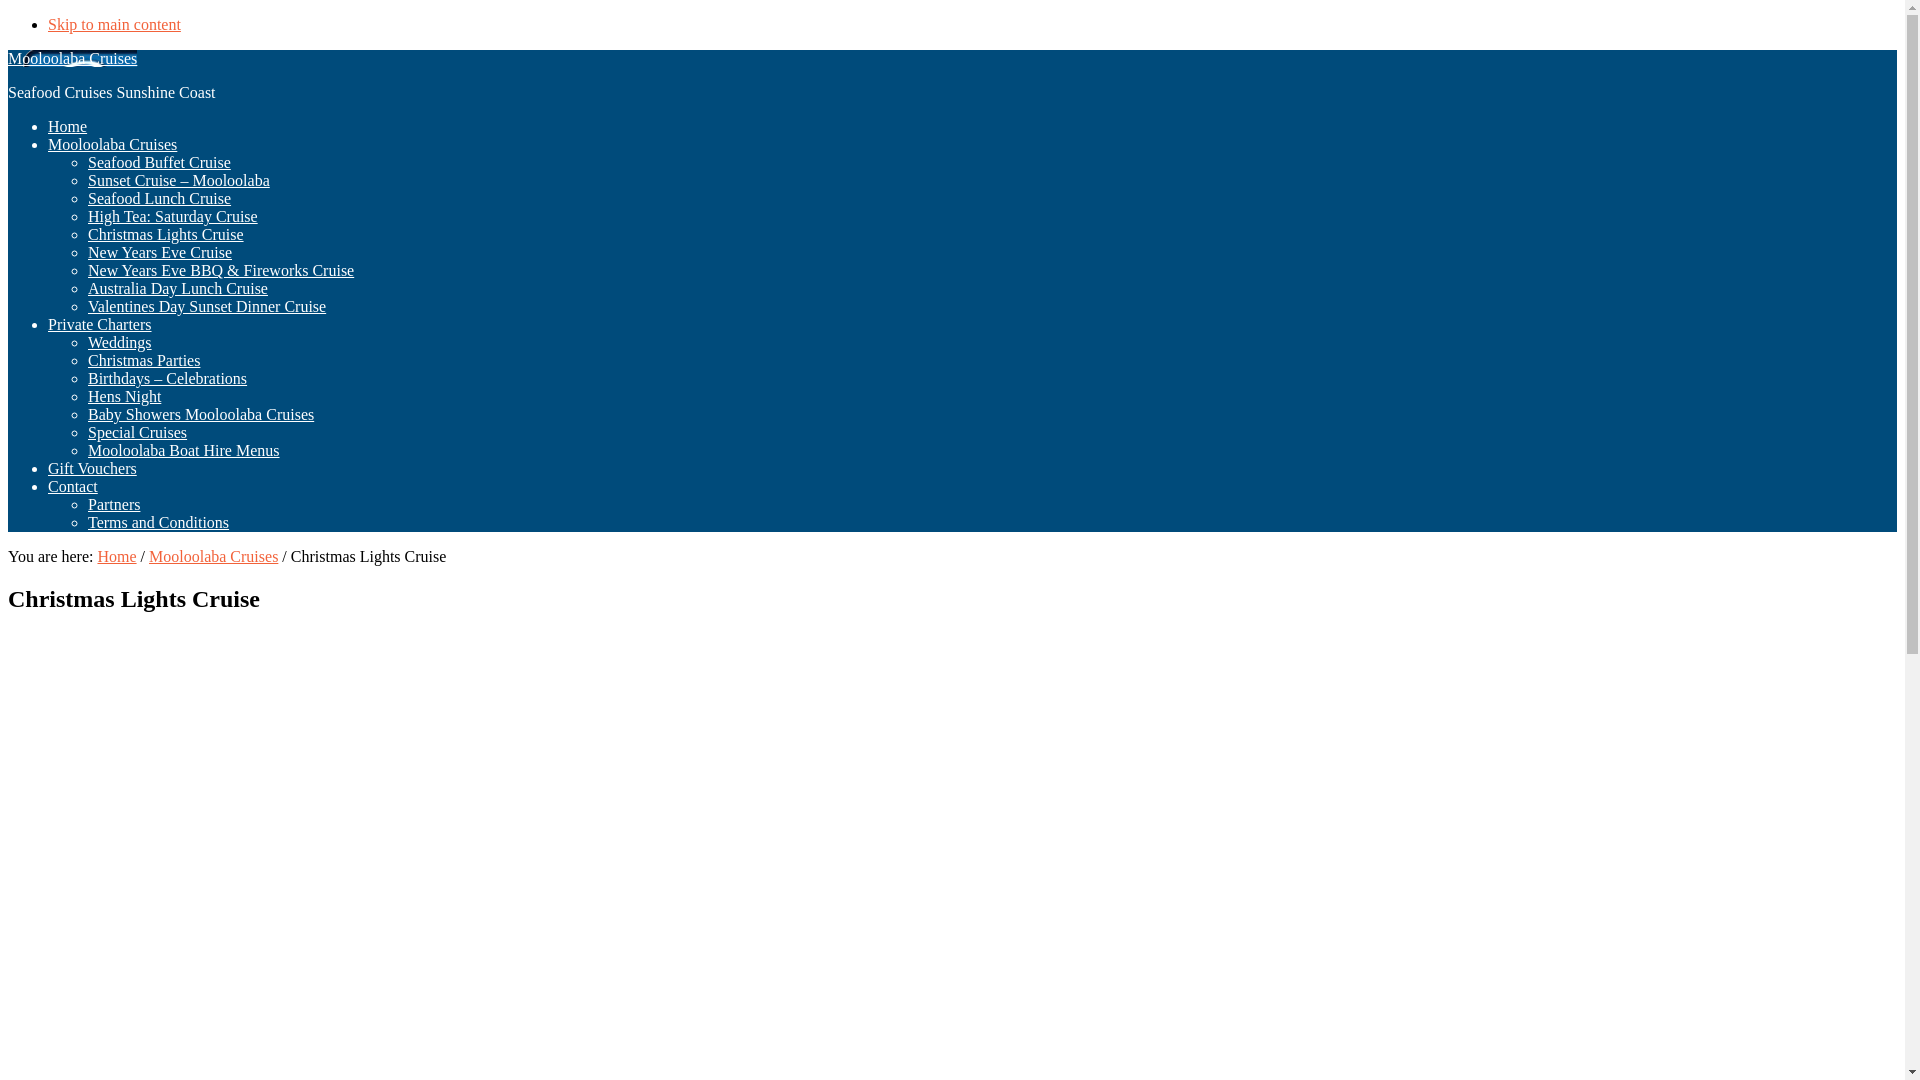 The width and height of the screenshot is (1920, 1080). Describe the element at coordinates (158, 198) in the screenshot. I see `'Seafood Lunch Cruise'` at that location.